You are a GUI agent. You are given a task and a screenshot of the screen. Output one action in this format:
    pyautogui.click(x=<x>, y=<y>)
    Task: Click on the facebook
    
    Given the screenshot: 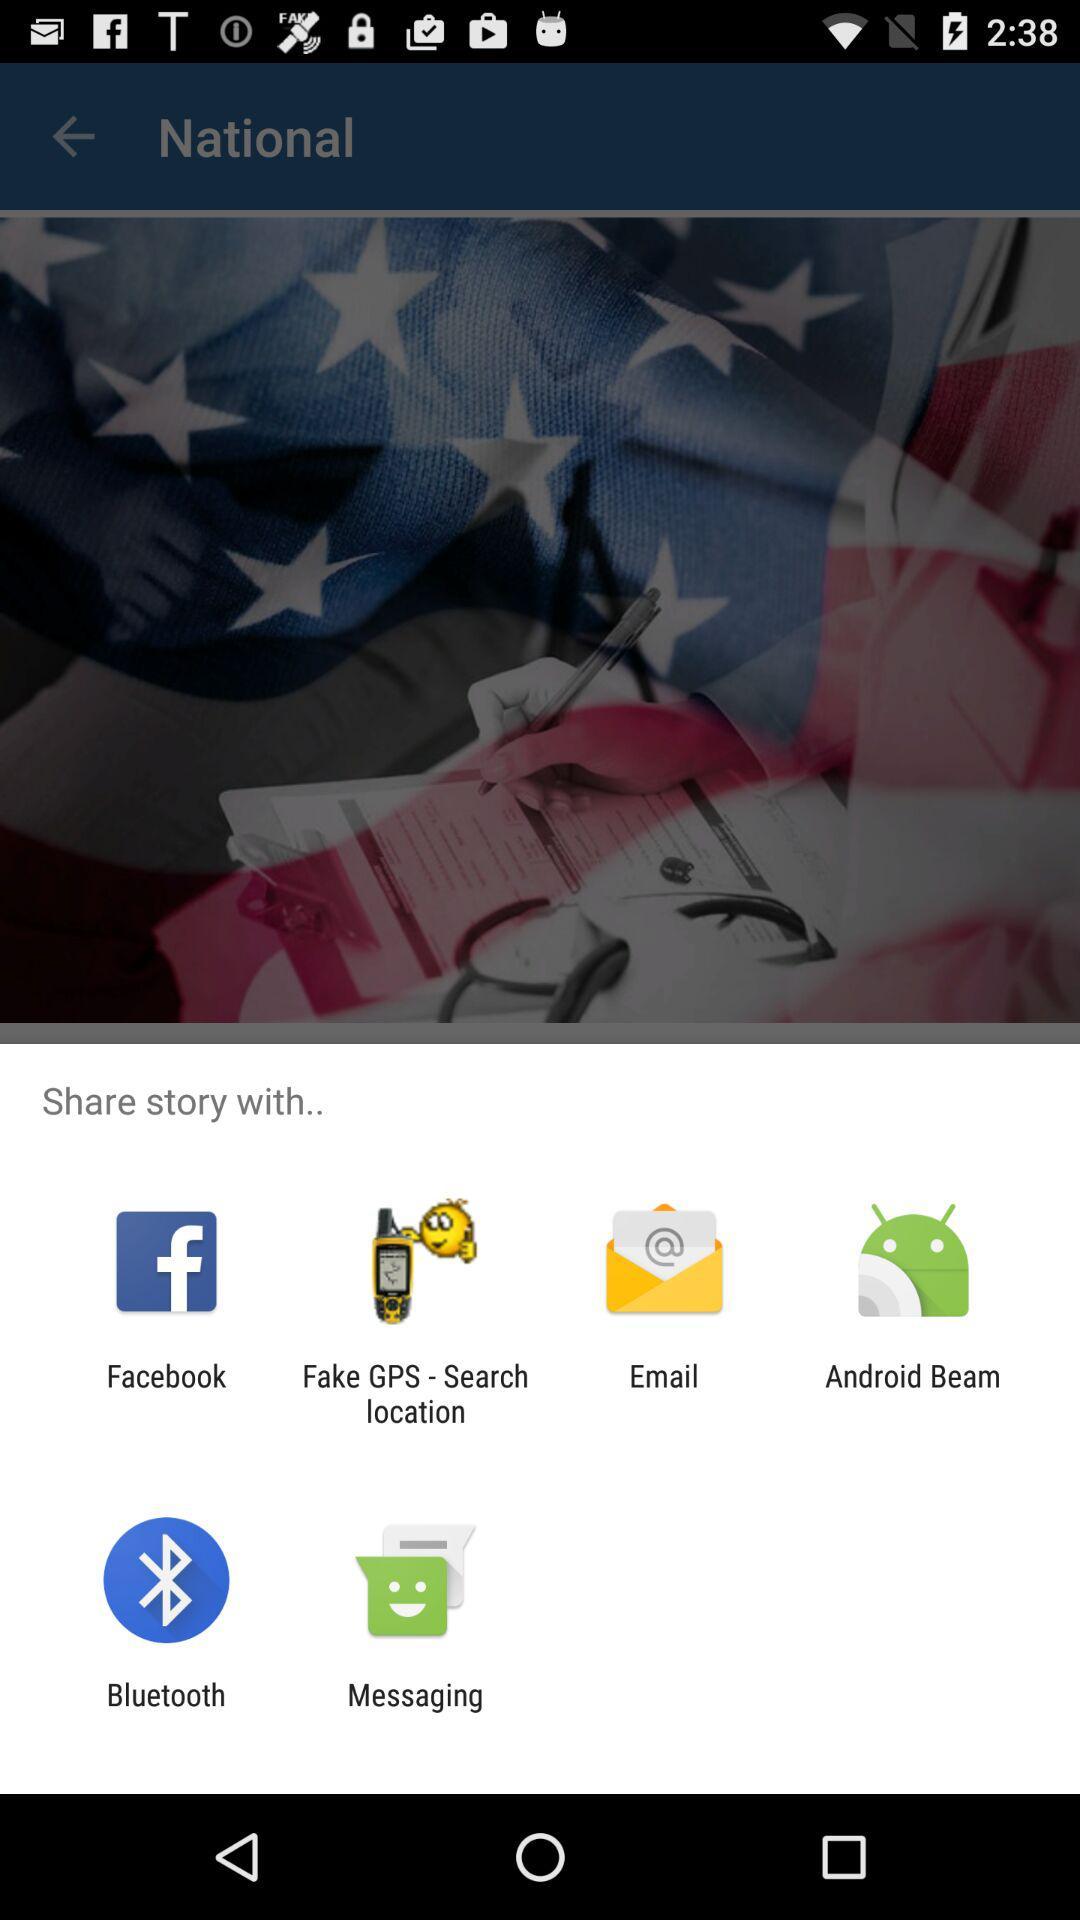 What is the action you would take?
    pyautogui.click(x=165, y=1392)
    